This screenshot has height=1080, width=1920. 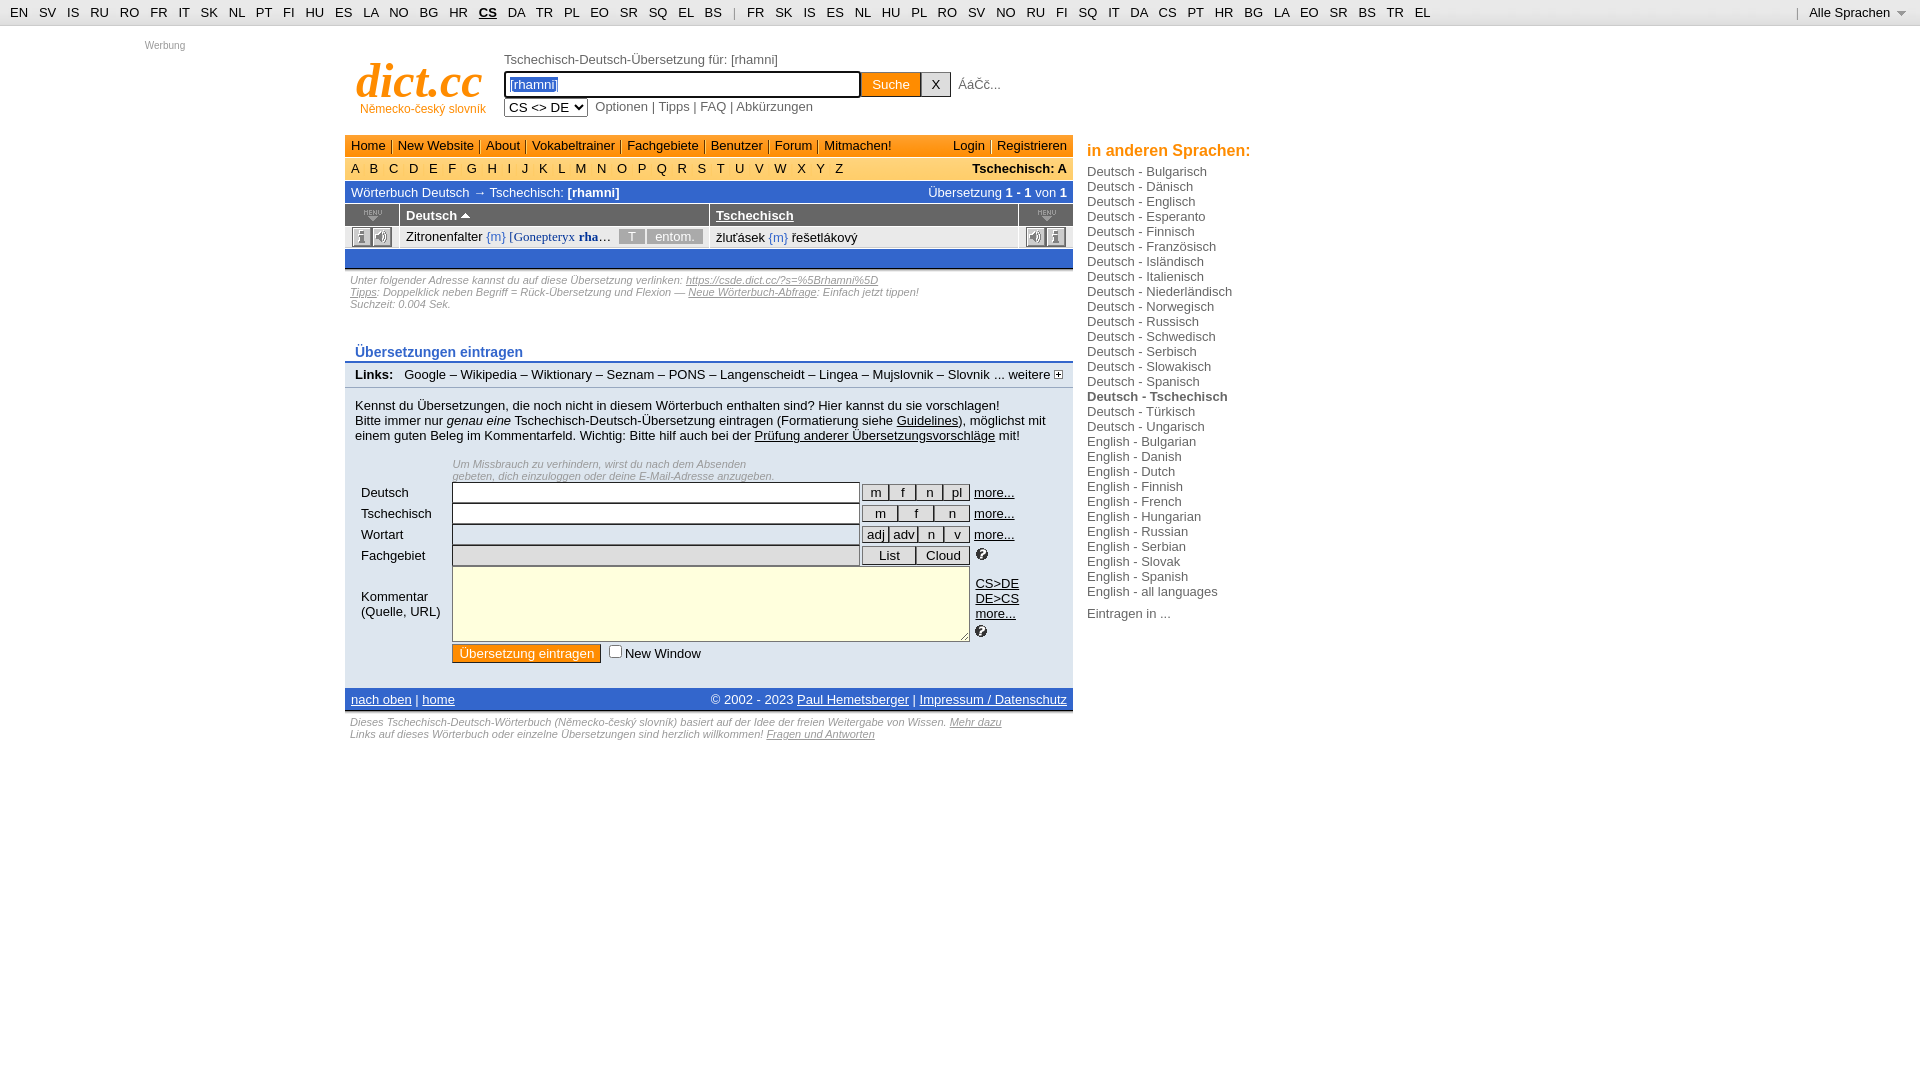 I want to click on 'Deutsch - Serbisch', so click(x=1142, y=350).